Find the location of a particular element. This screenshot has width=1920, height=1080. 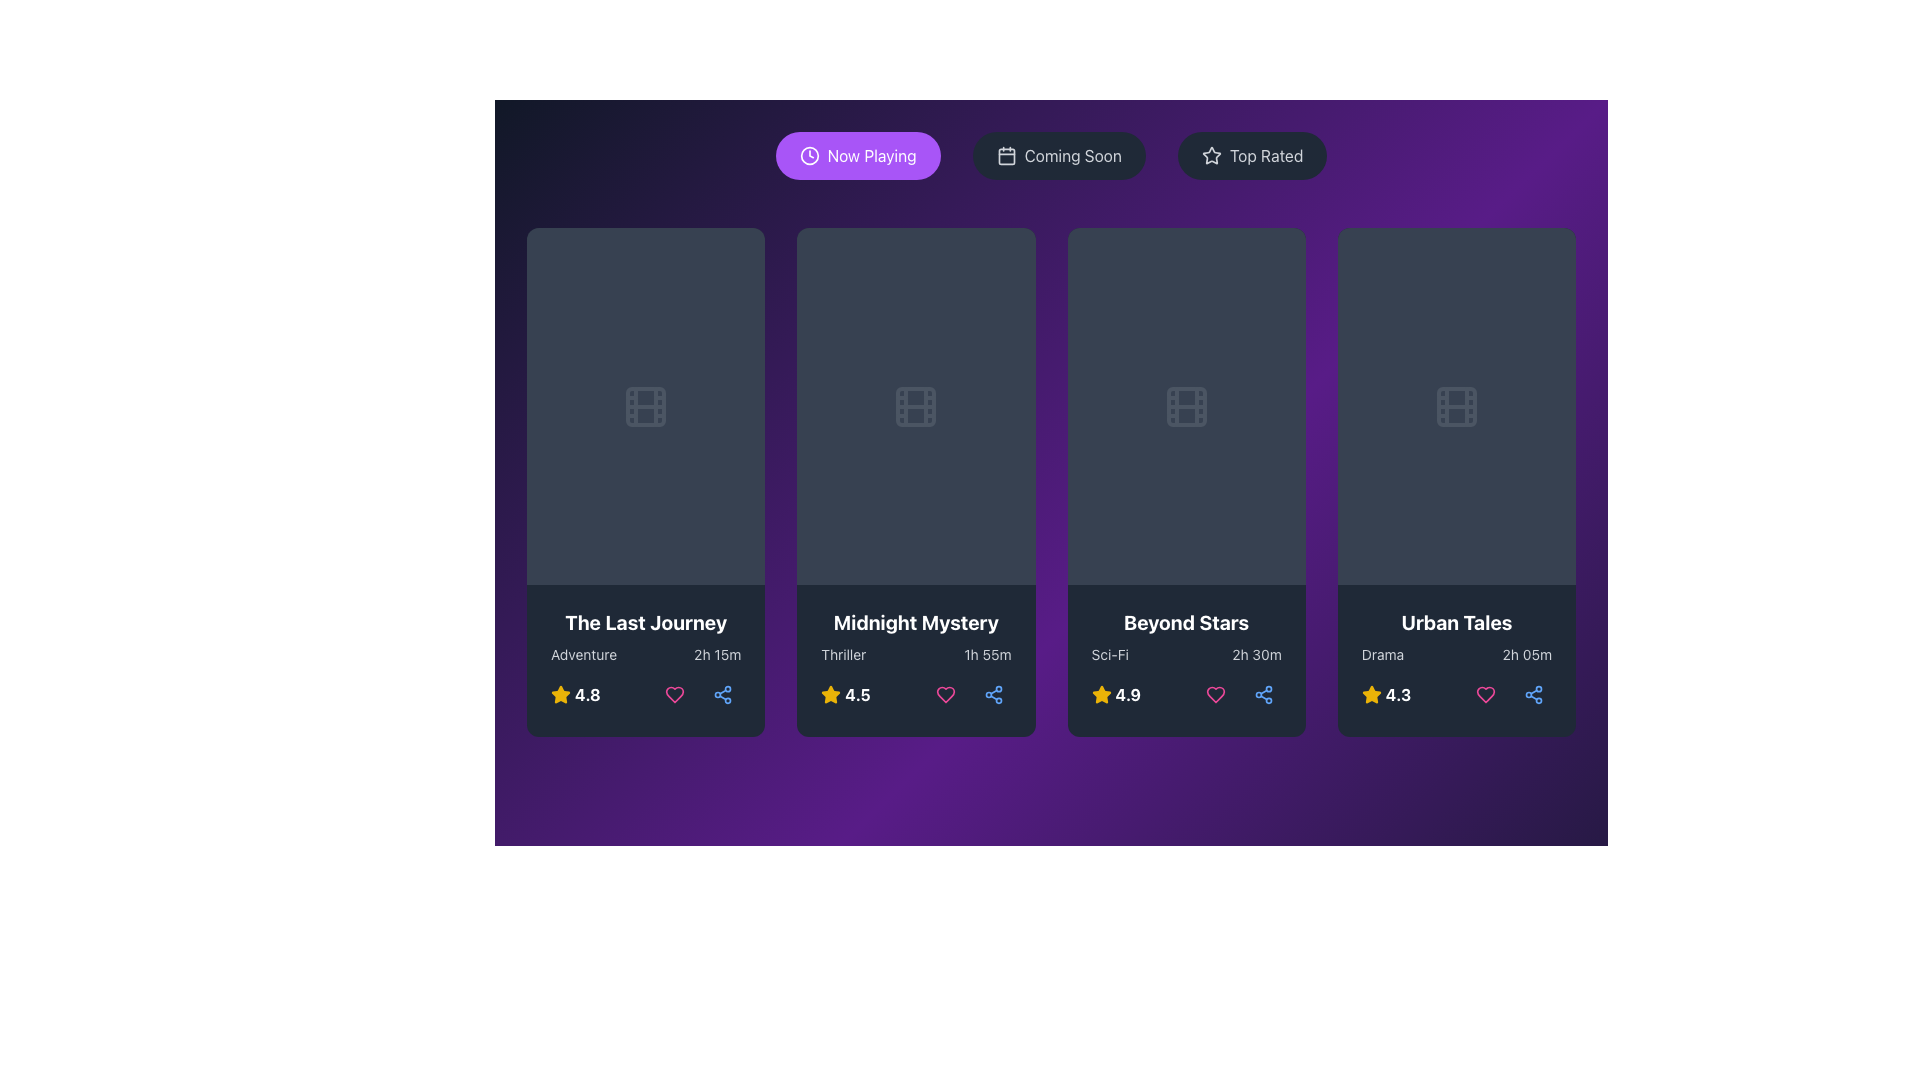

text from the movie title label located in the third column of the grid layout, positioned below the central image of the movie card is located at coordinates (1186, 622).